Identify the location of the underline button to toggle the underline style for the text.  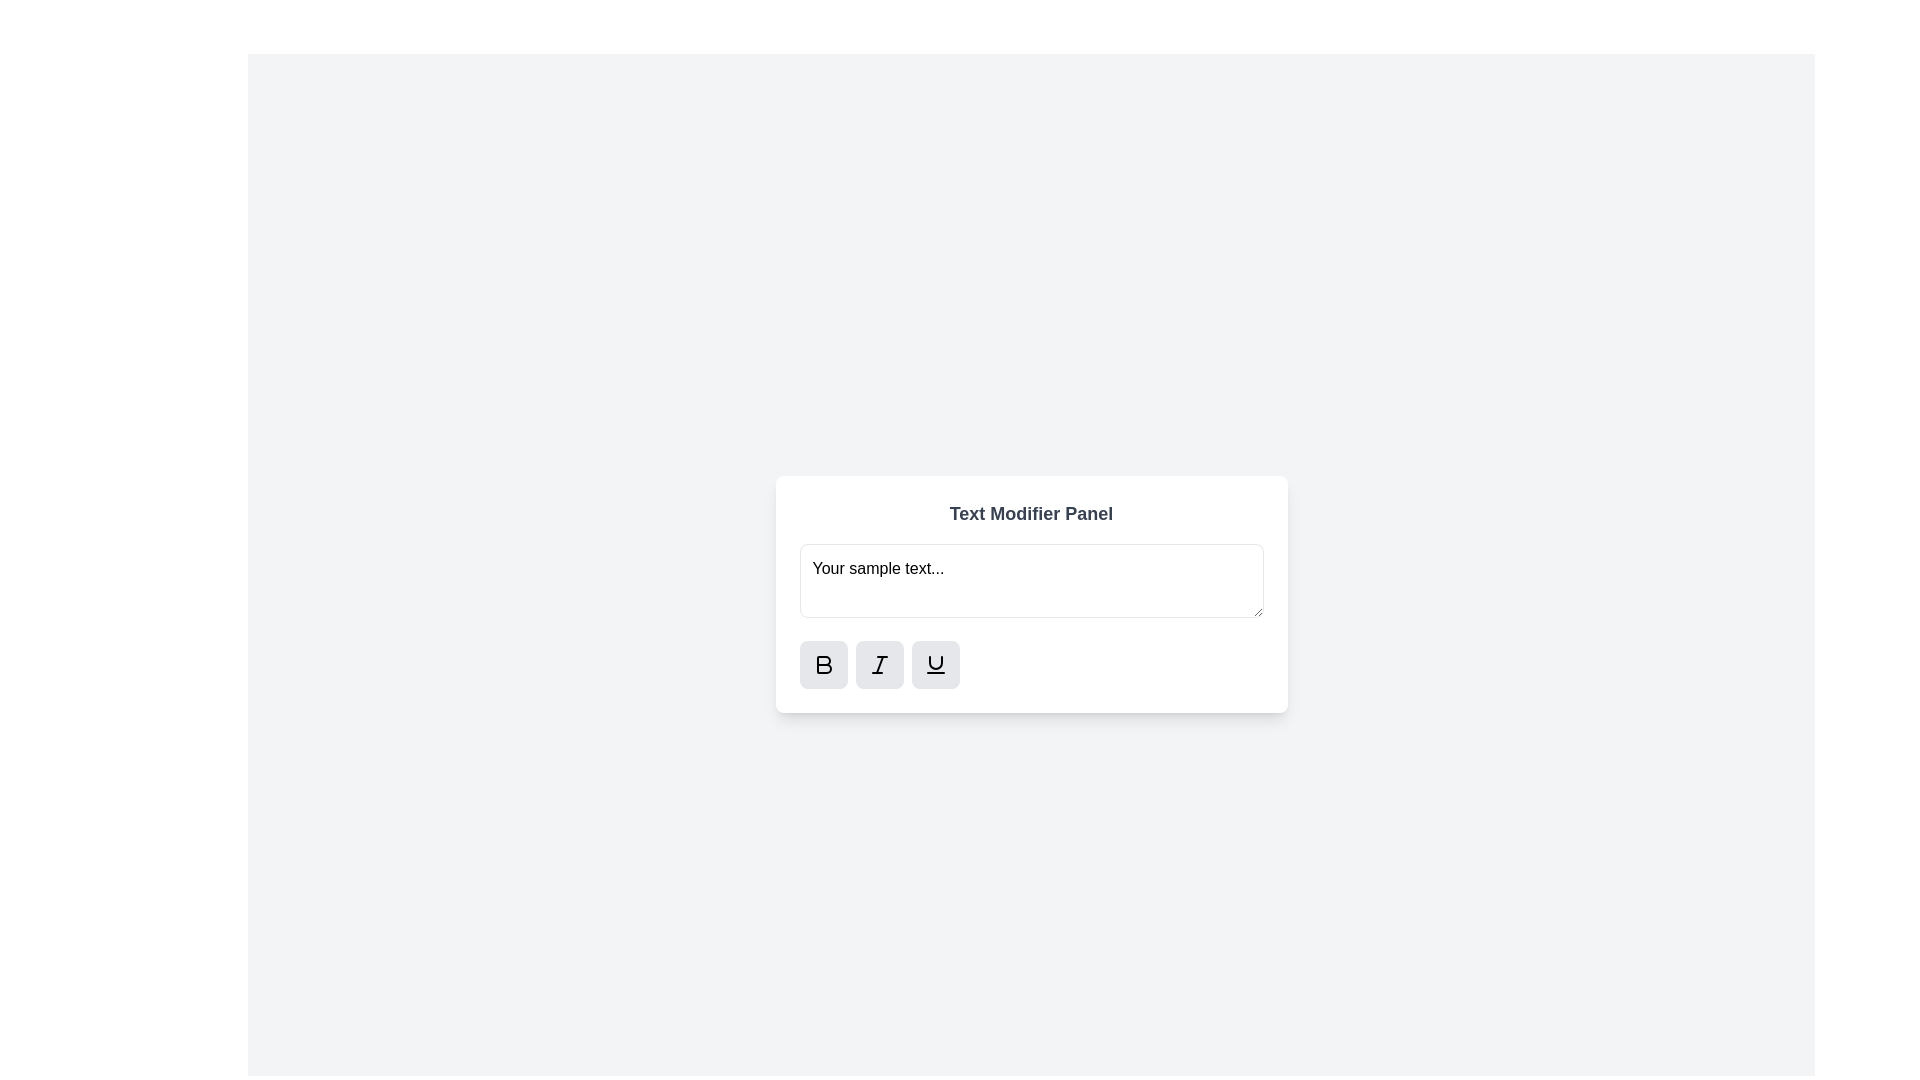
(934, 664).